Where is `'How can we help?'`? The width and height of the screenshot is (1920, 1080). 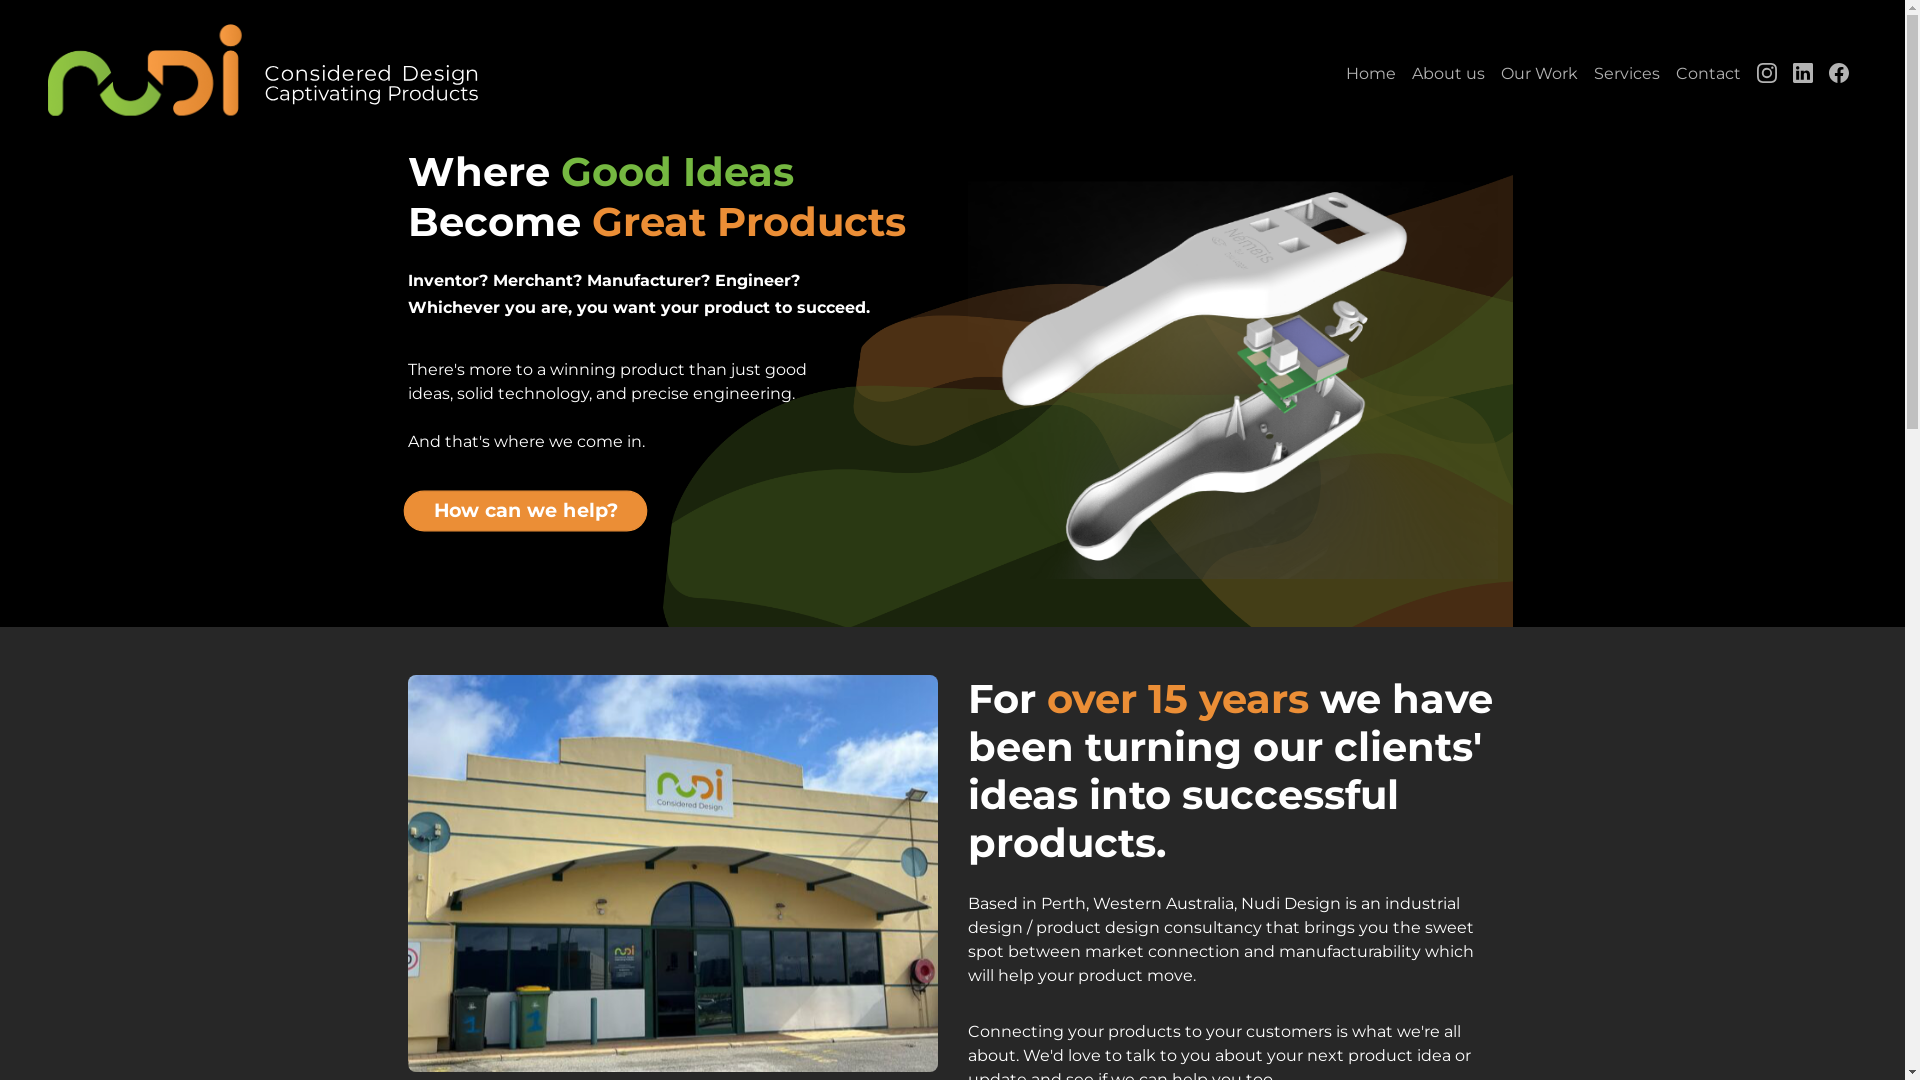 'How can we help?' is located at coordinates (402, 505).